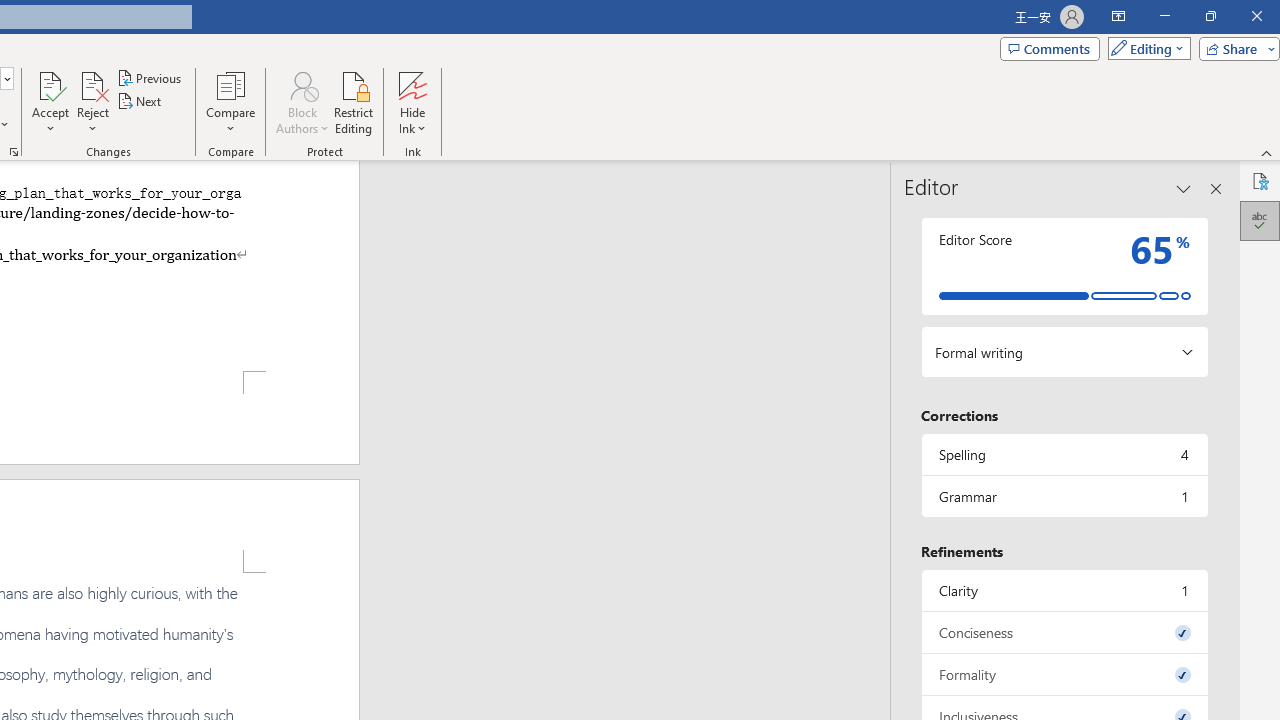  I want to click on 'Previous', so click(150, 77).